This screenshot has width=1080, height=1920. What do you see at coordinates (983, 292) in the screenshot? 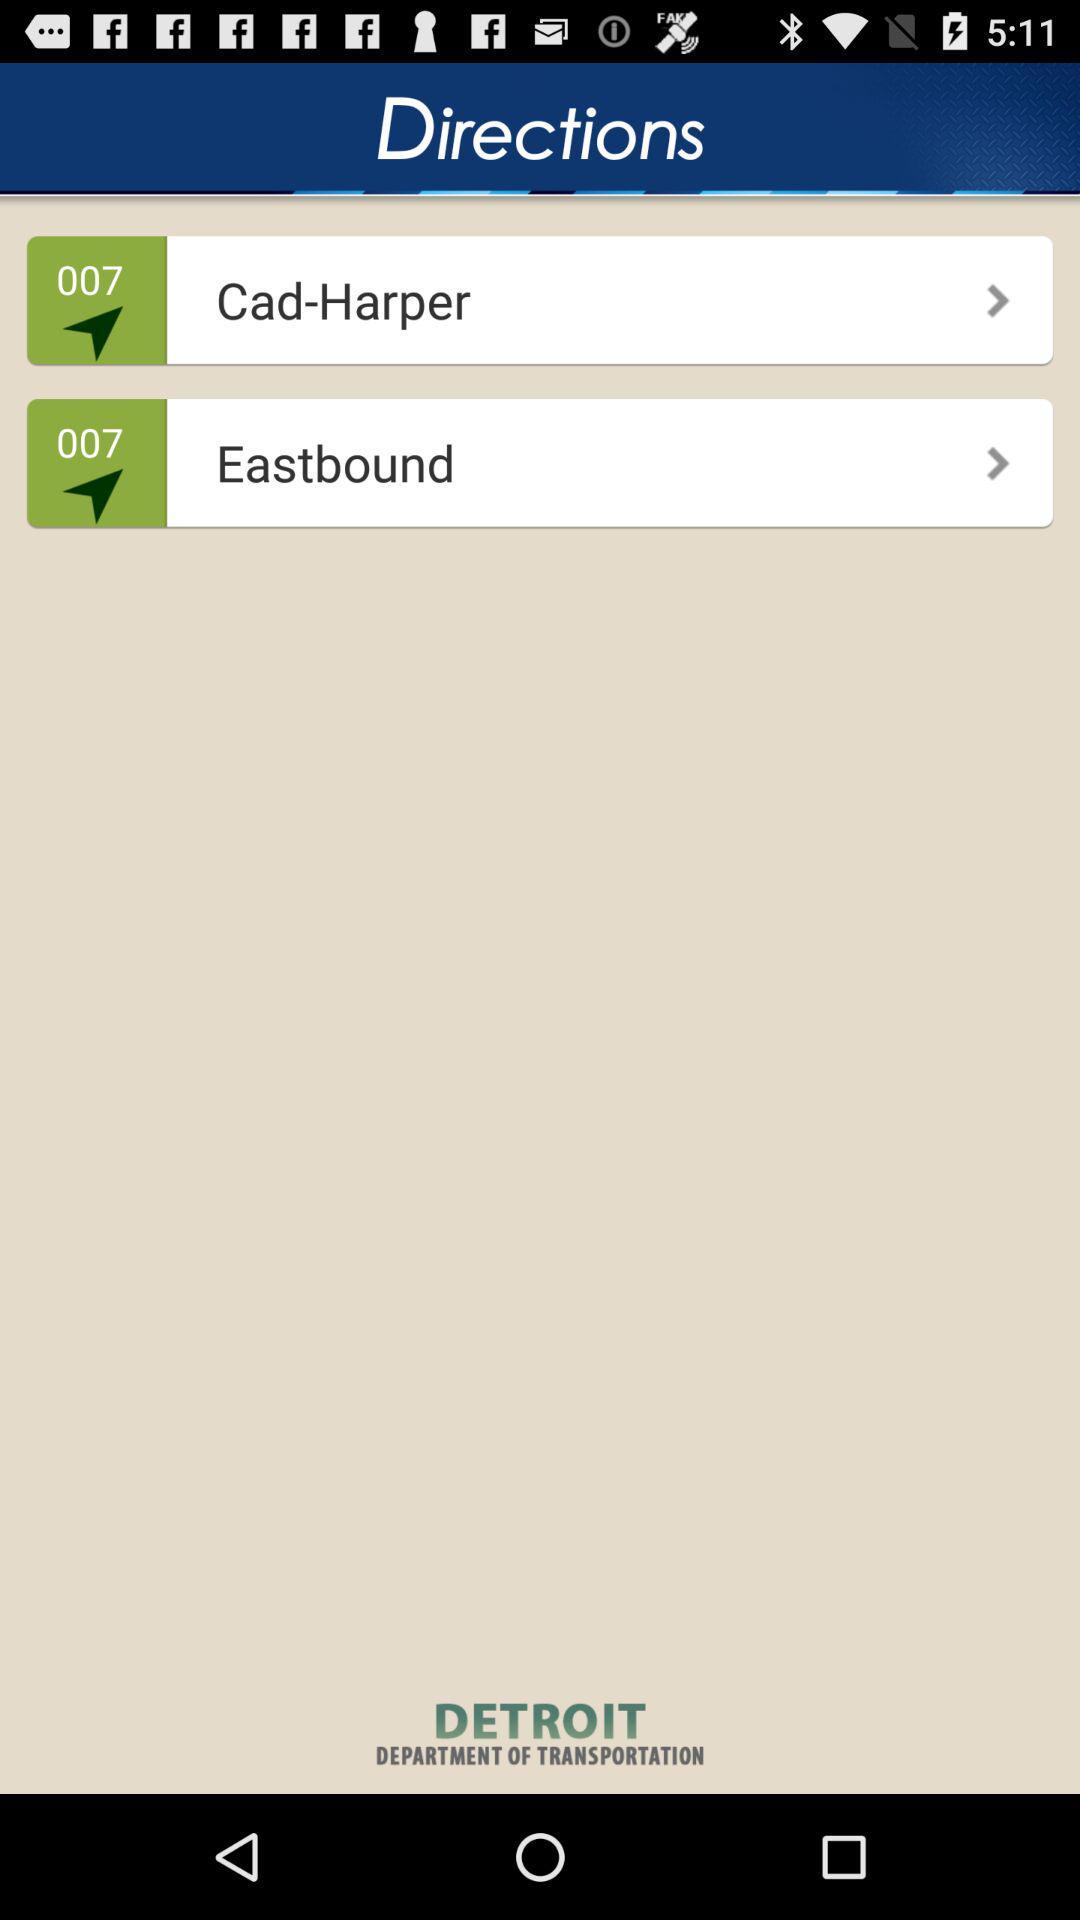
I see `the icon to the right of cad-harper icon` at bounding box center [983, 292].